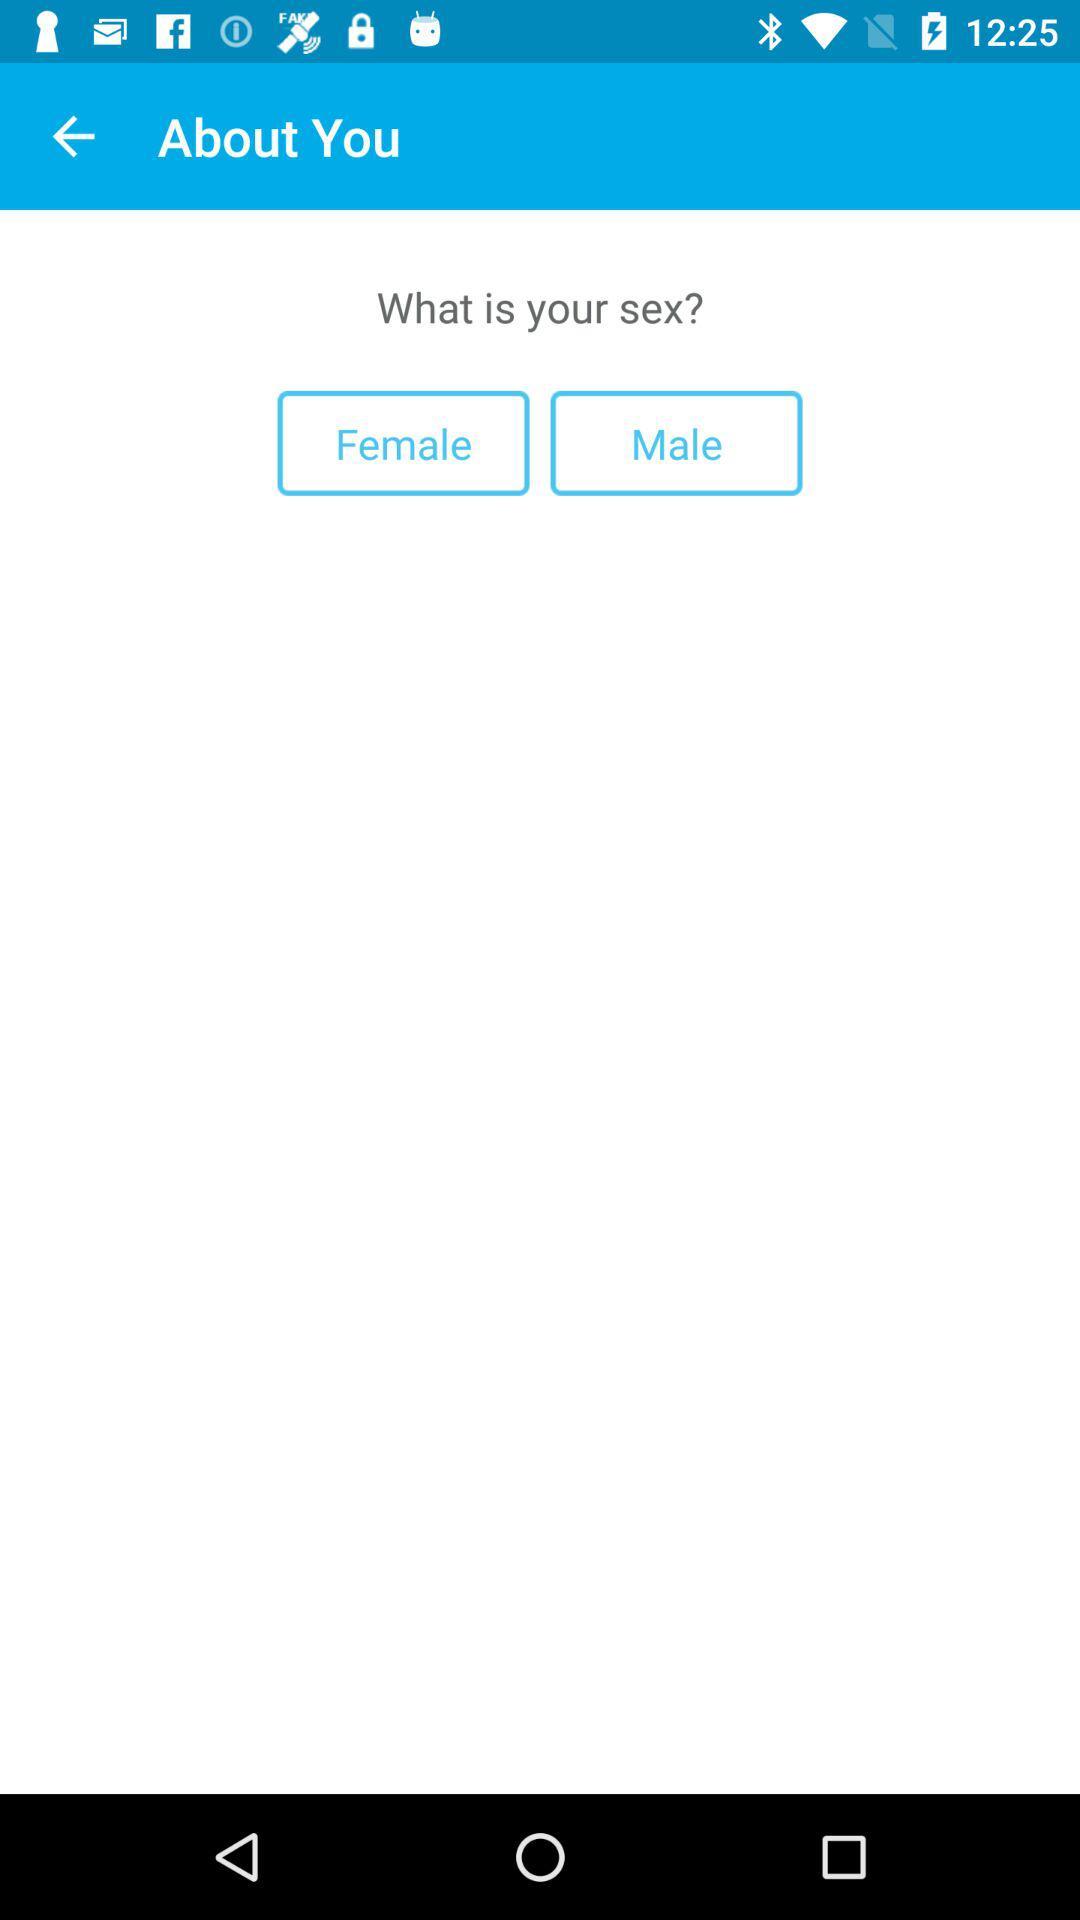 This screenshot has height=1920, width=1080. I want to click on the icon next to the about you, so click(72, 135).